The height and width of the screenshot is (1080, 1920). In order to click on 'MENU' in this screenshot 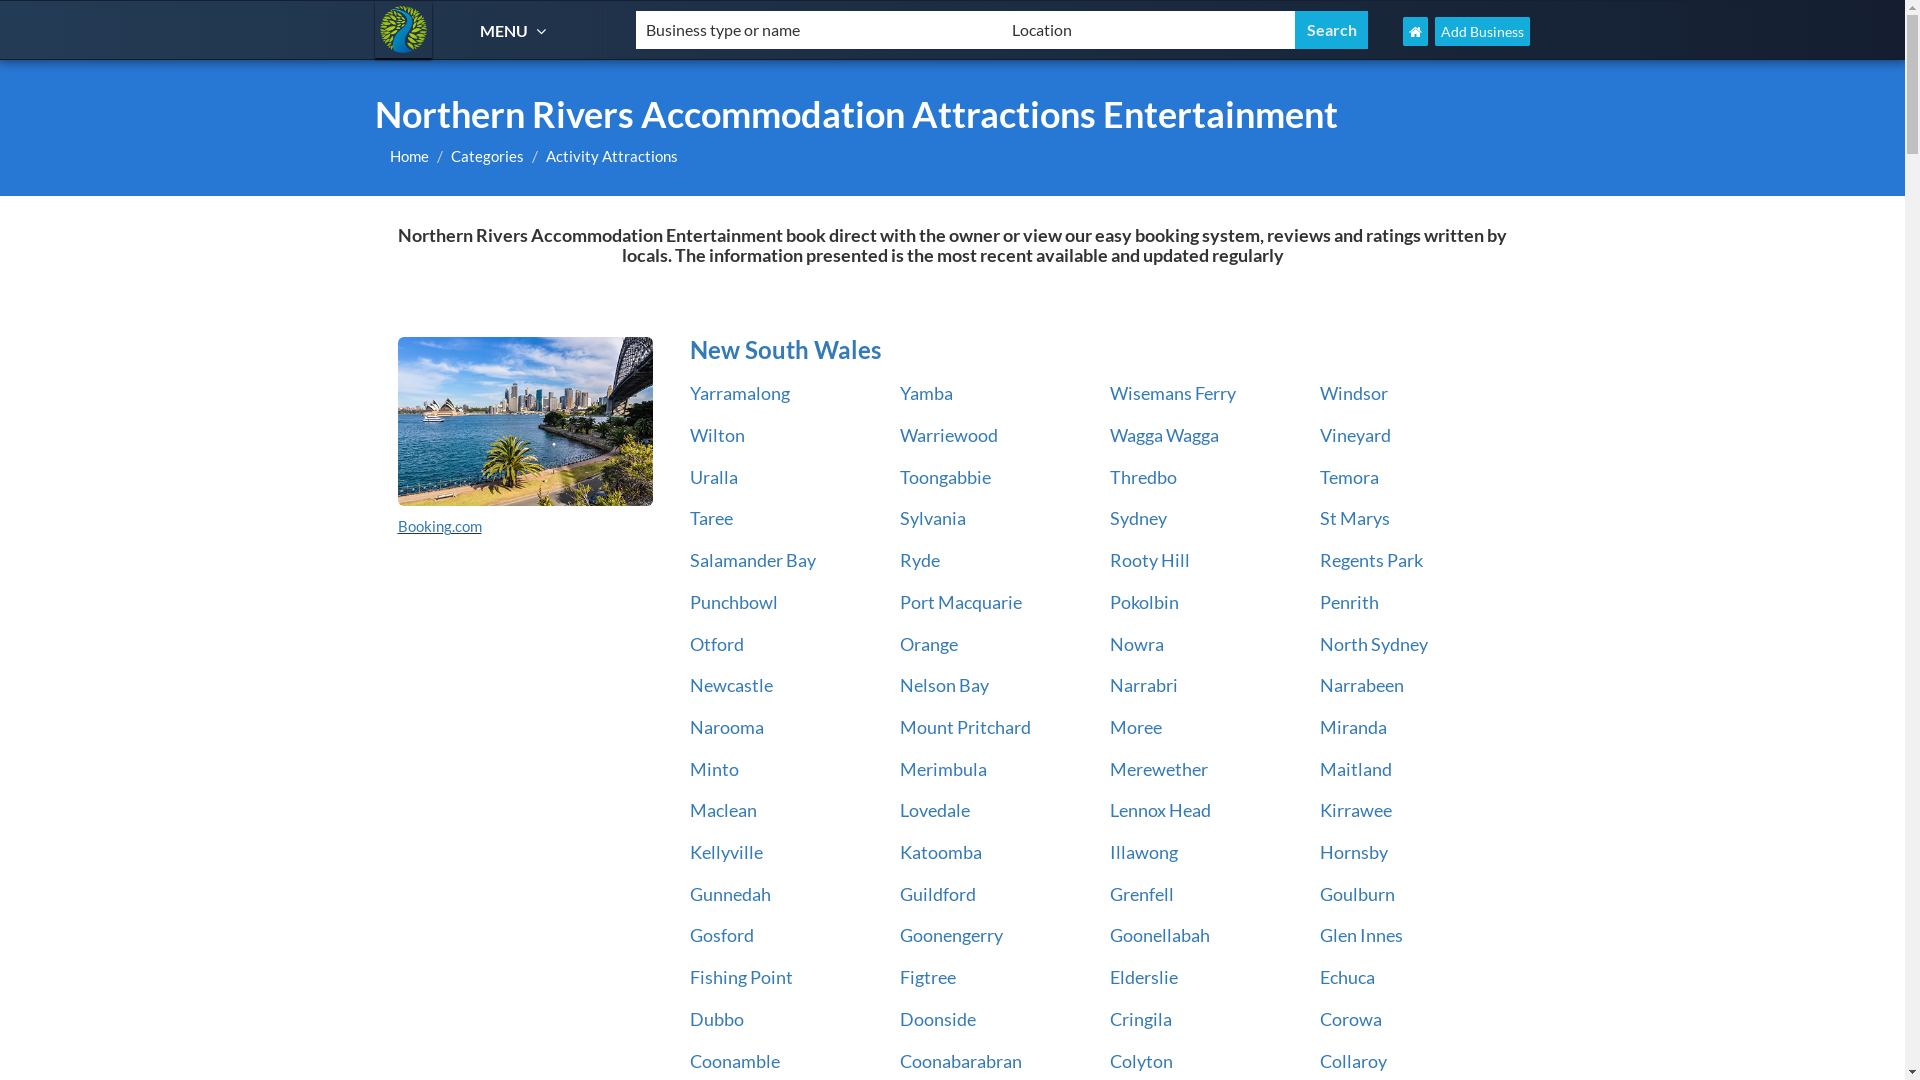, I will do `click(515, 30)`.